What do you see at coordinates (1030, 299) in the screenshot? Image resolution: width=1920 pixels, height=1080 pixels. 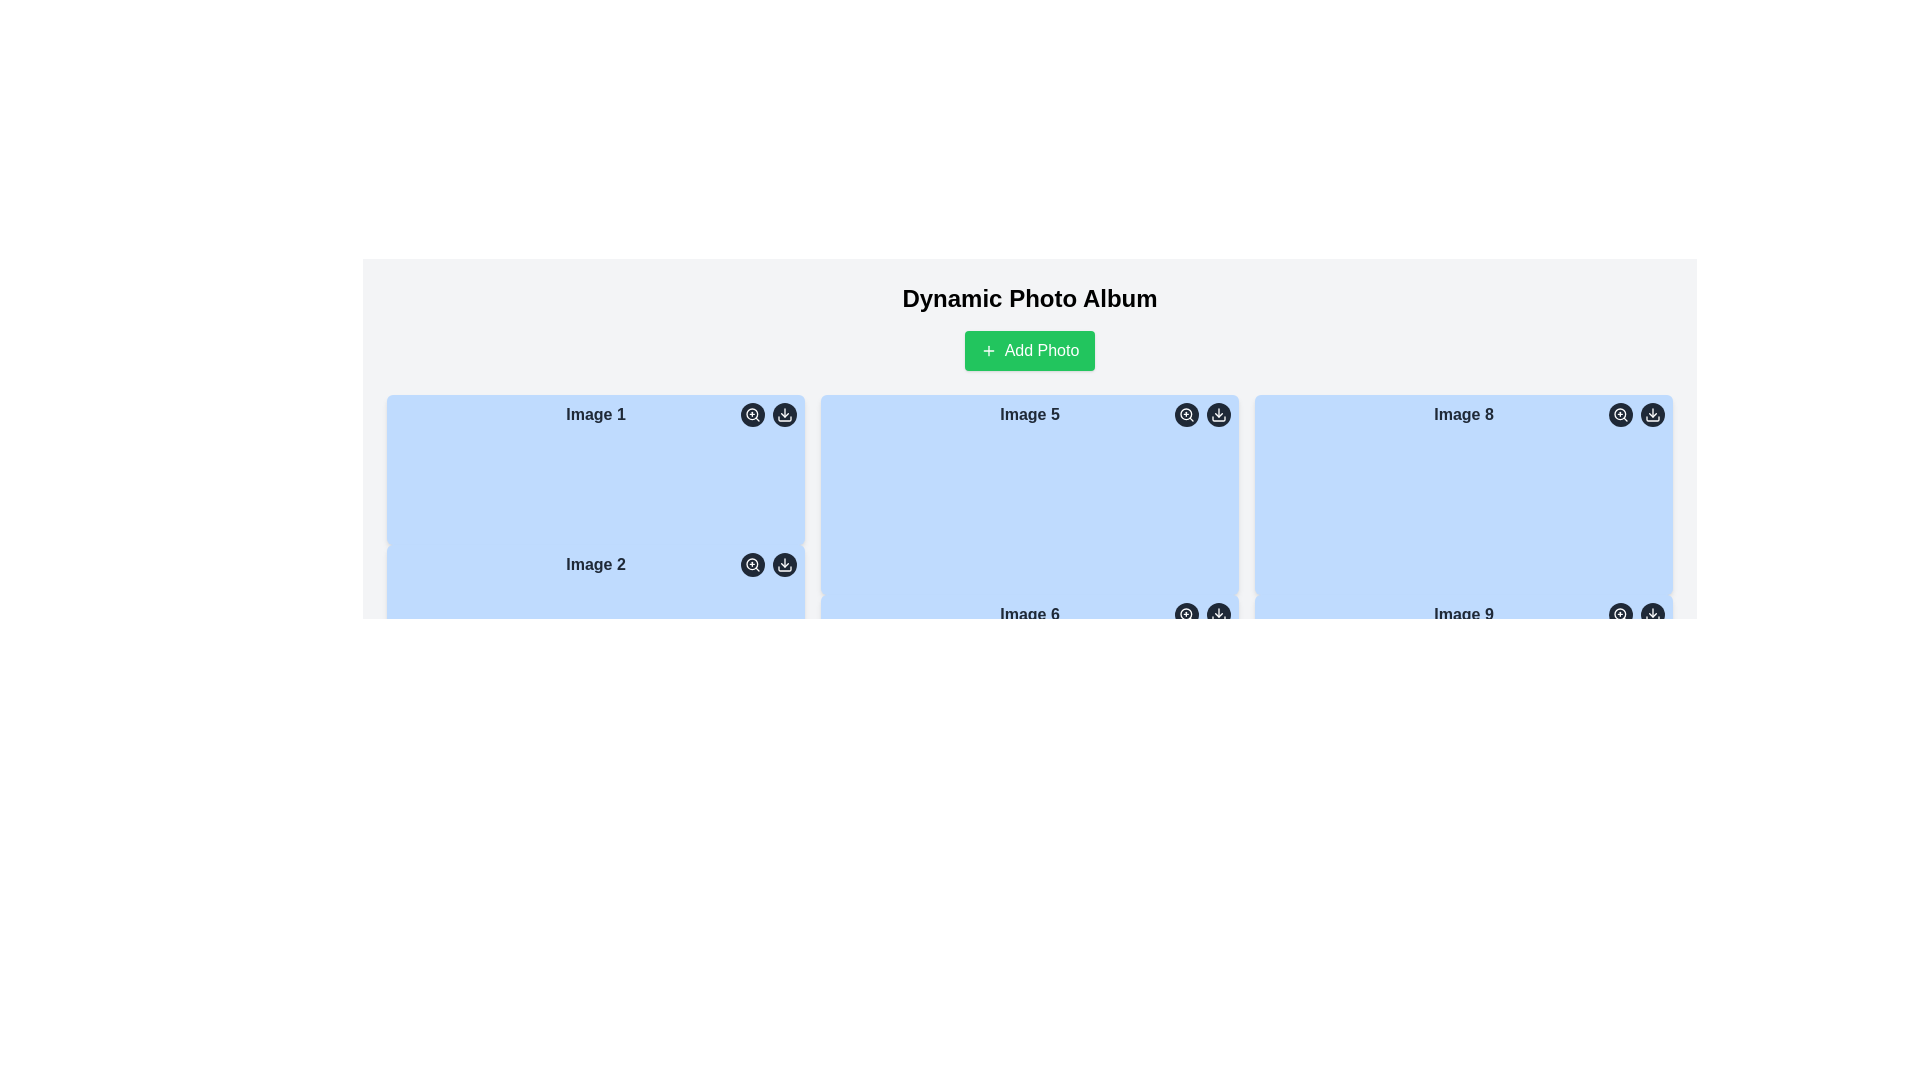 I see `the bold, large-sized title text saying 'Dynamic Photo Album' positioned at the top center of the layout` at bounding box center [1030, 299].